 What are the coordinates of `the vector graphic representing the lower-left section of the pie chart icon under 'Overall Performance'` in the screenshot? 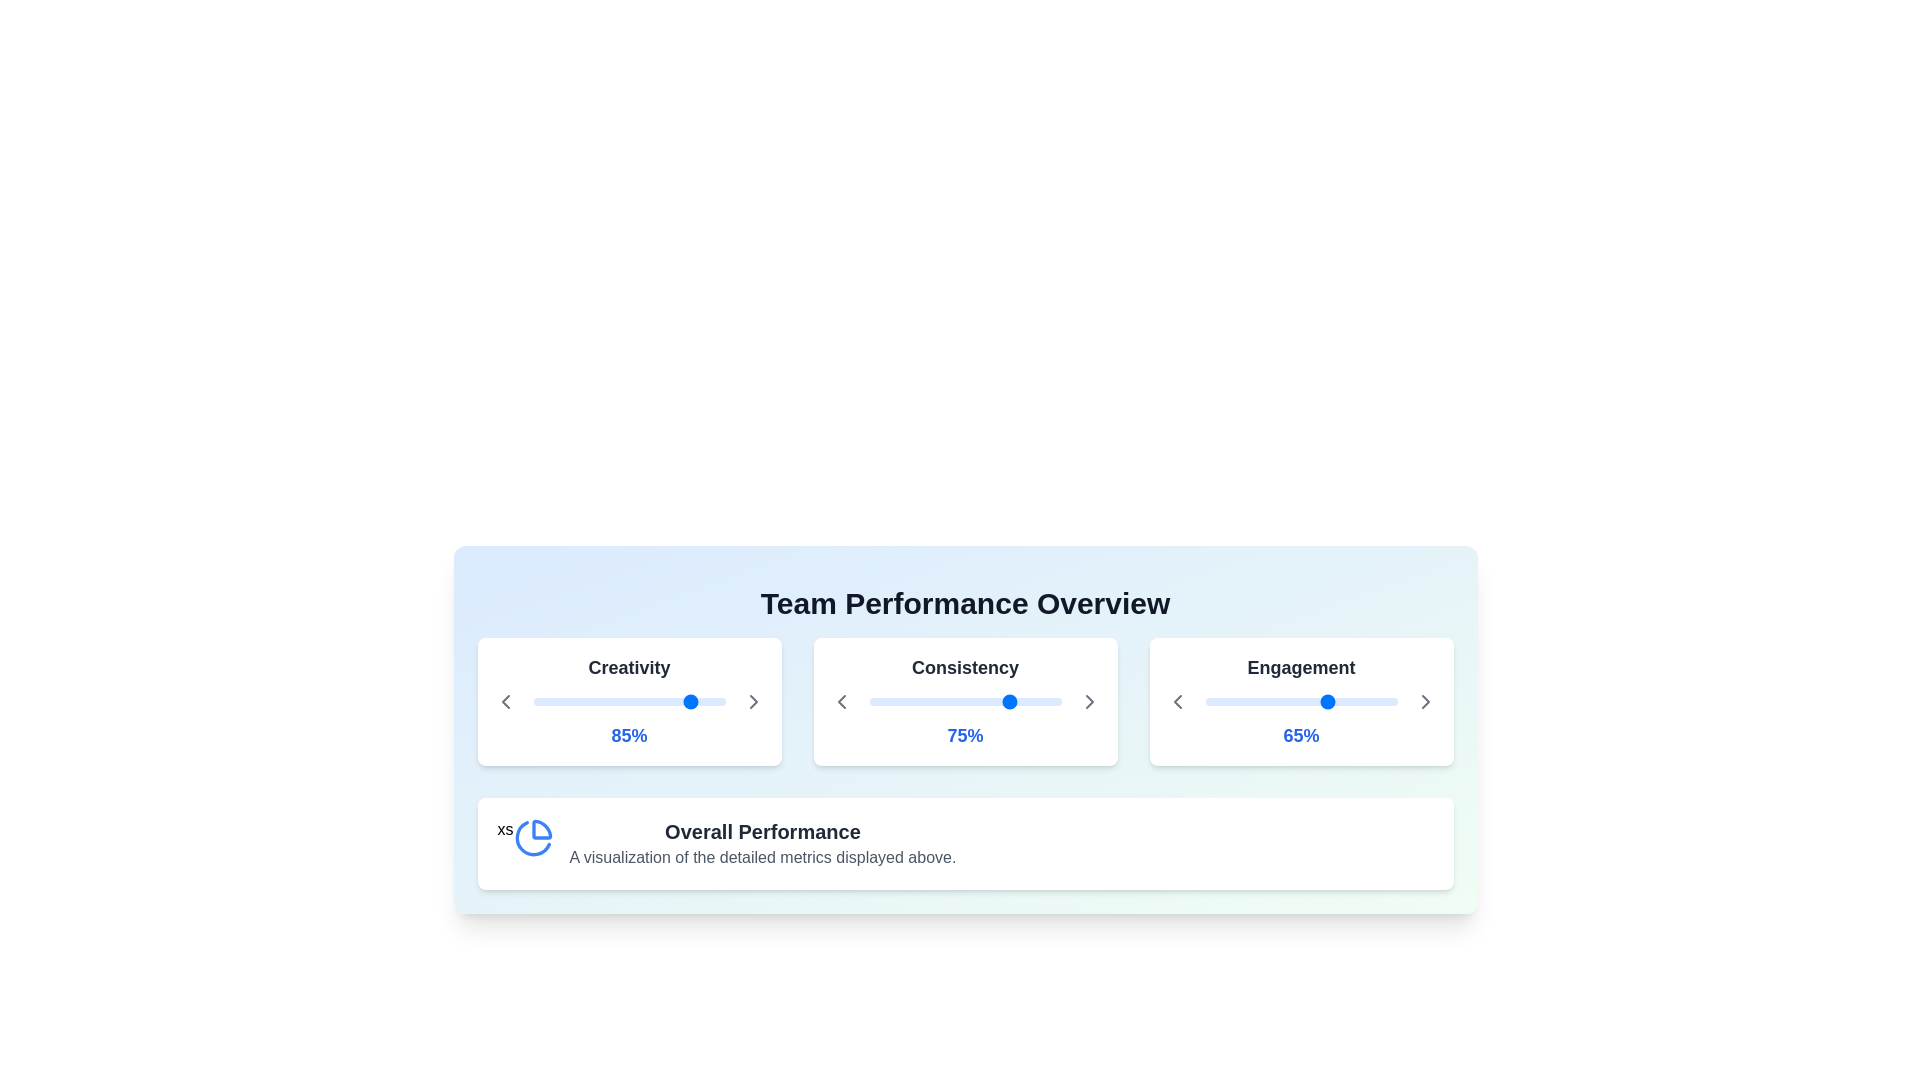 It's located at (532, 838).